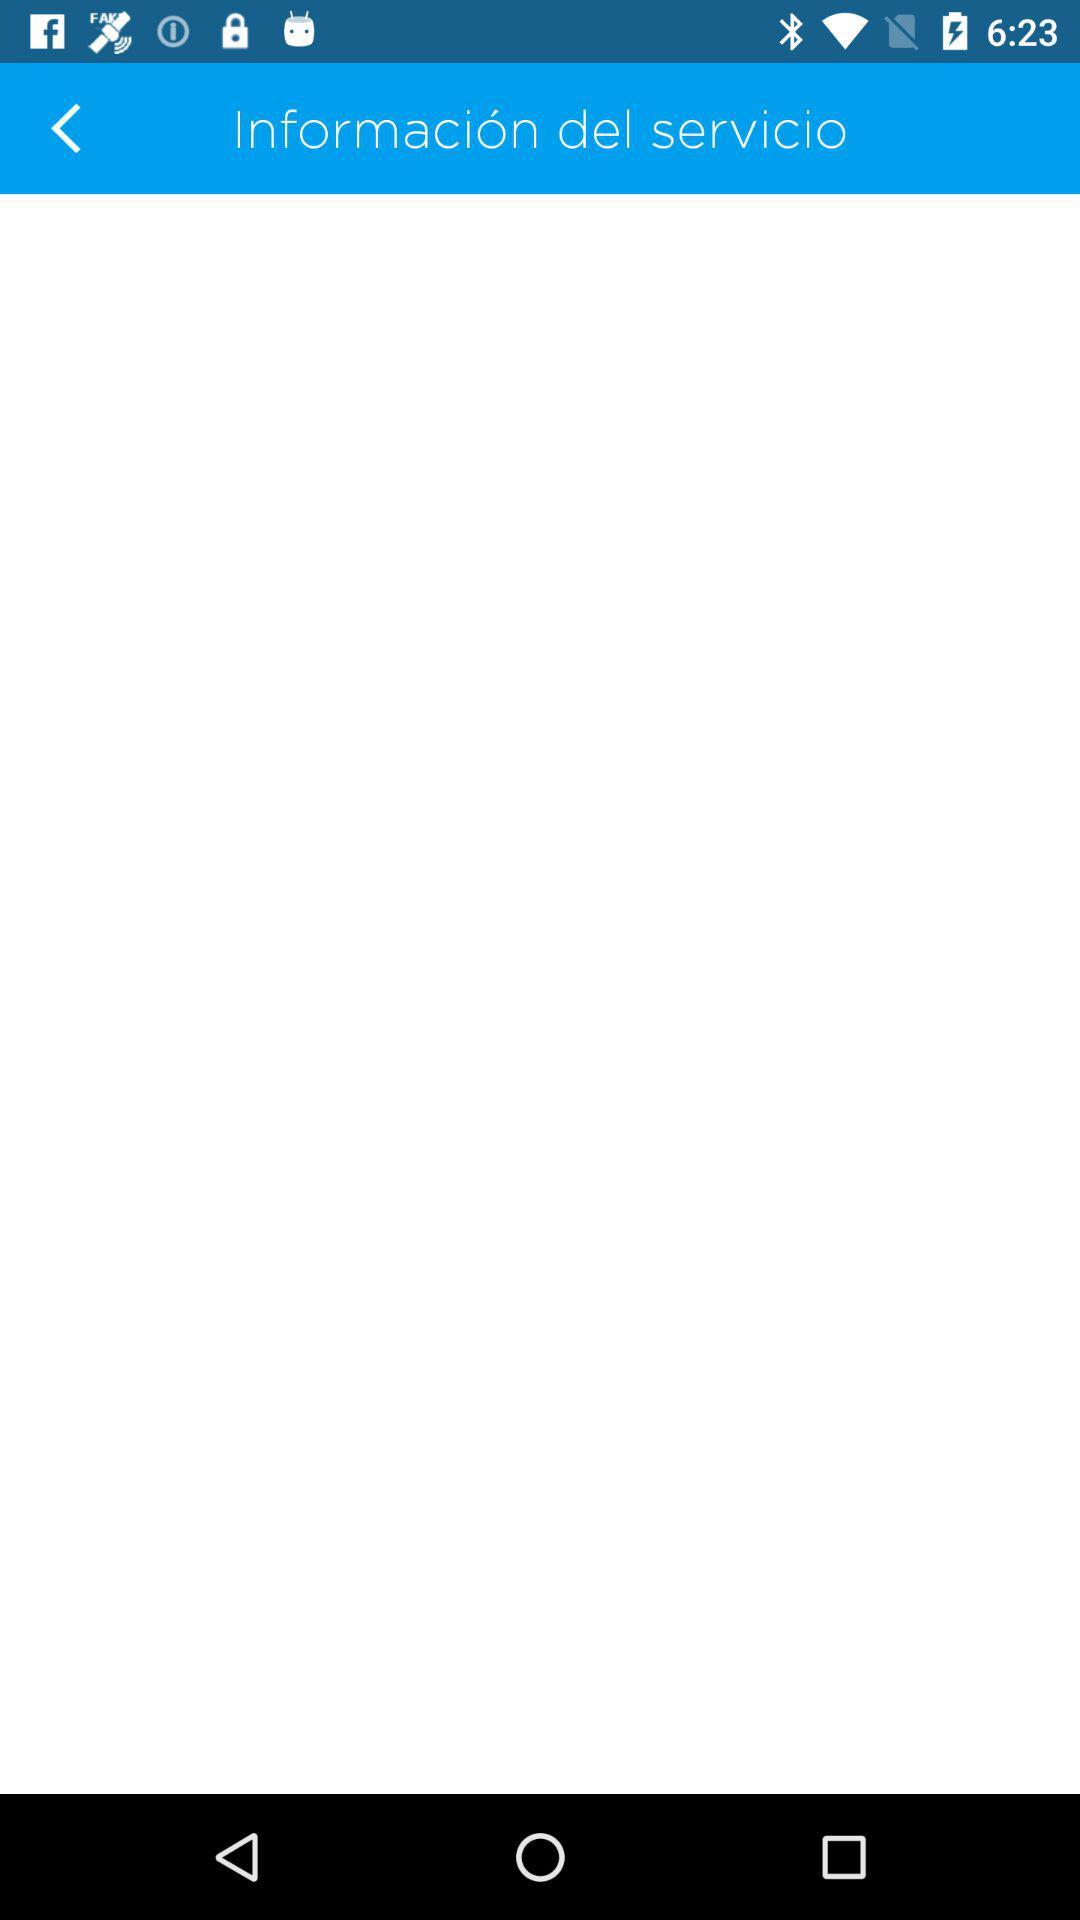 The width and height of the screenshot is (1080, 1920). What do you see at coordinates (64, 127) in the screenshot?
I see `the item at the top left corner` at bounding box center [64, 127].